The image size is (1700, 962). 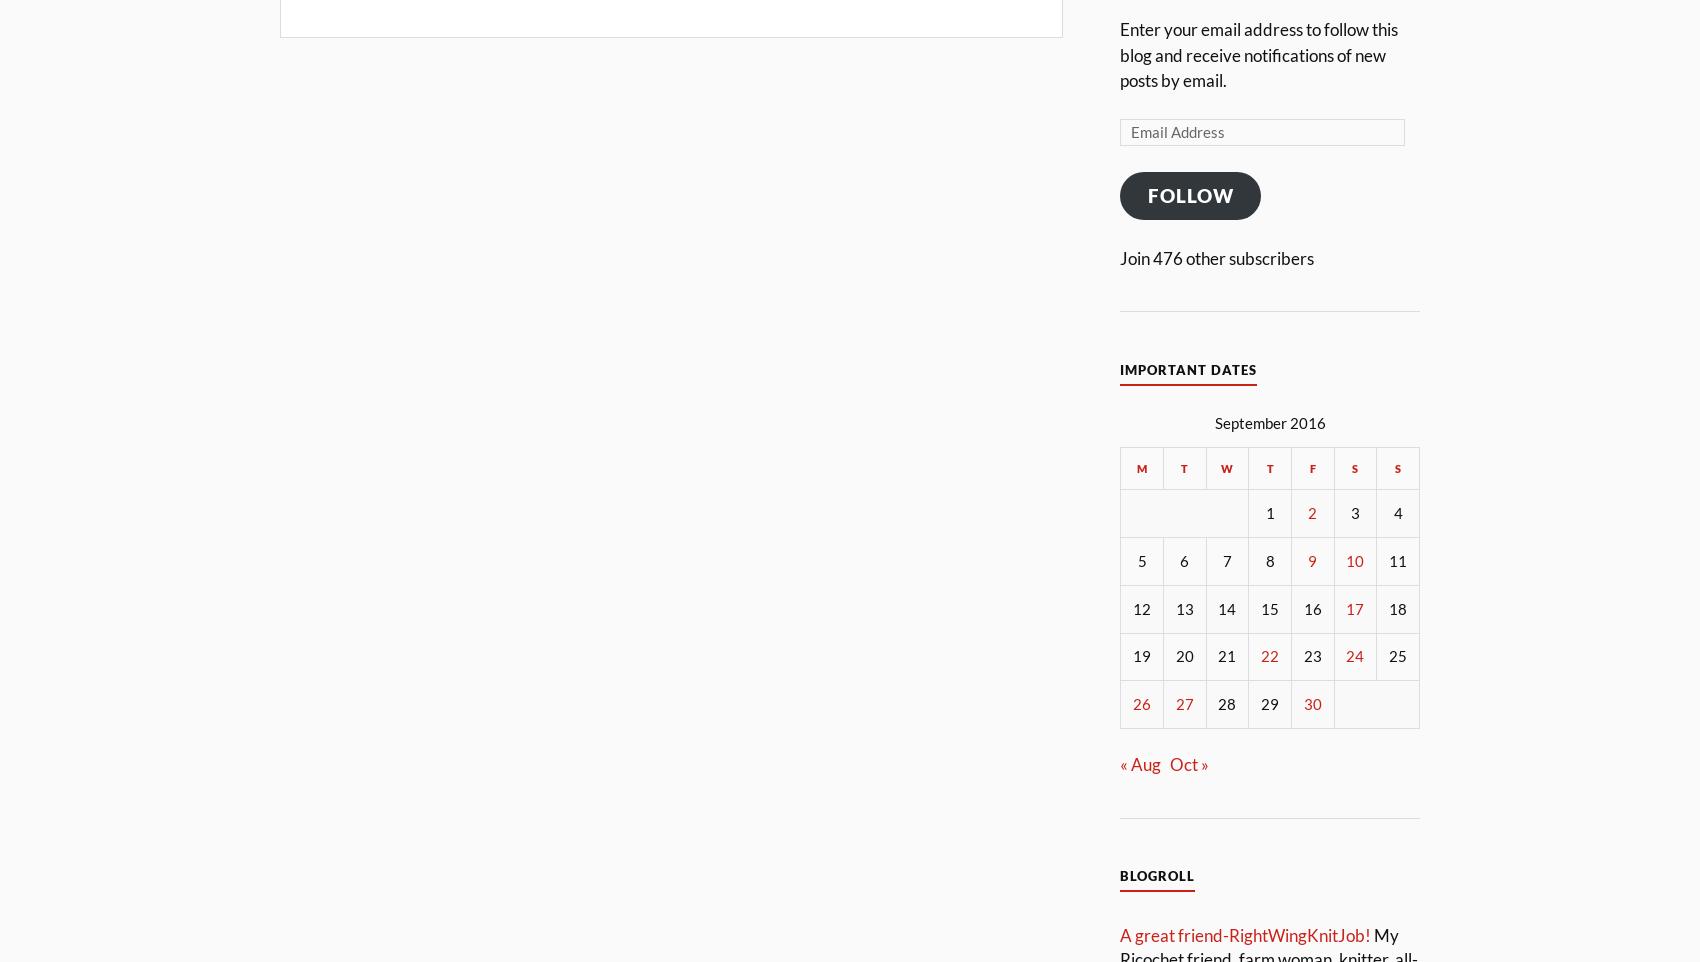 I want to click on '11', so click(x=1397, y=559).